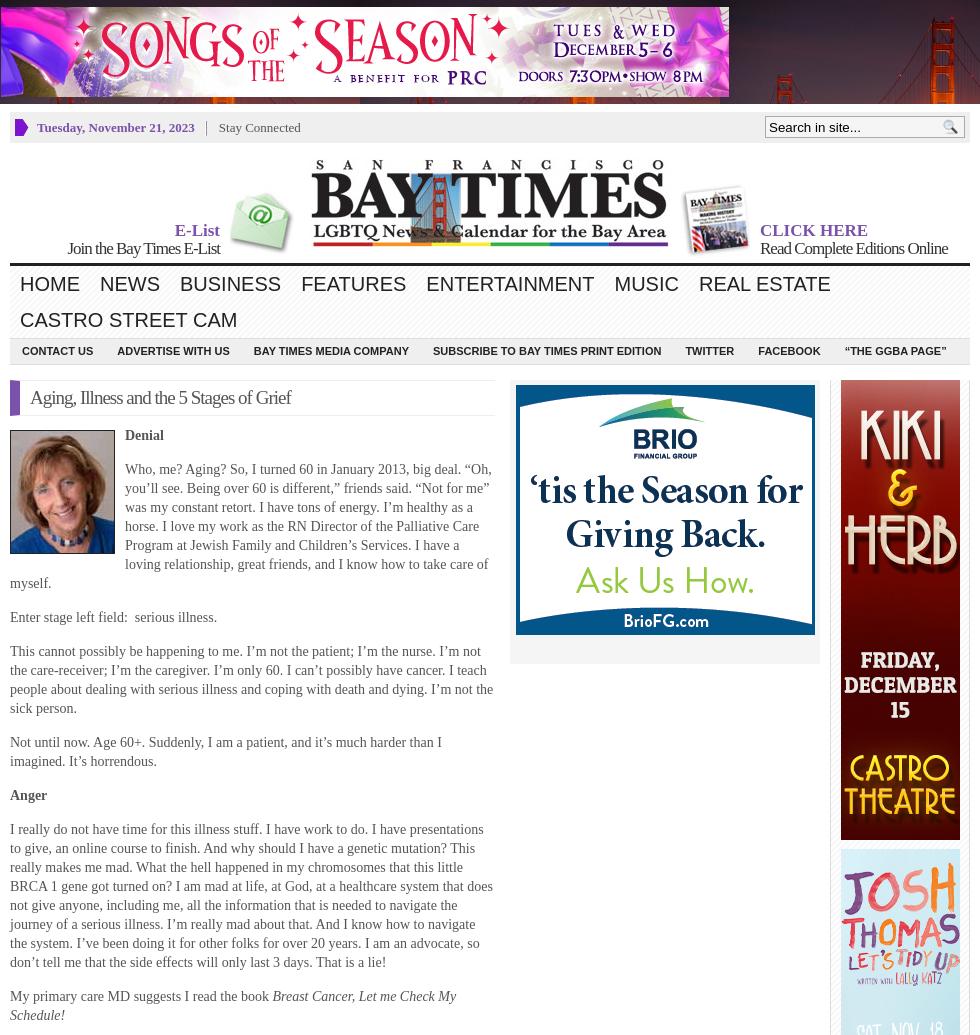 The image size is (980, 1035). Describe the element at coordinates (547, 350) in the screenshot. I see `'Subscribe to Bay Times Print Edition'` at that location.